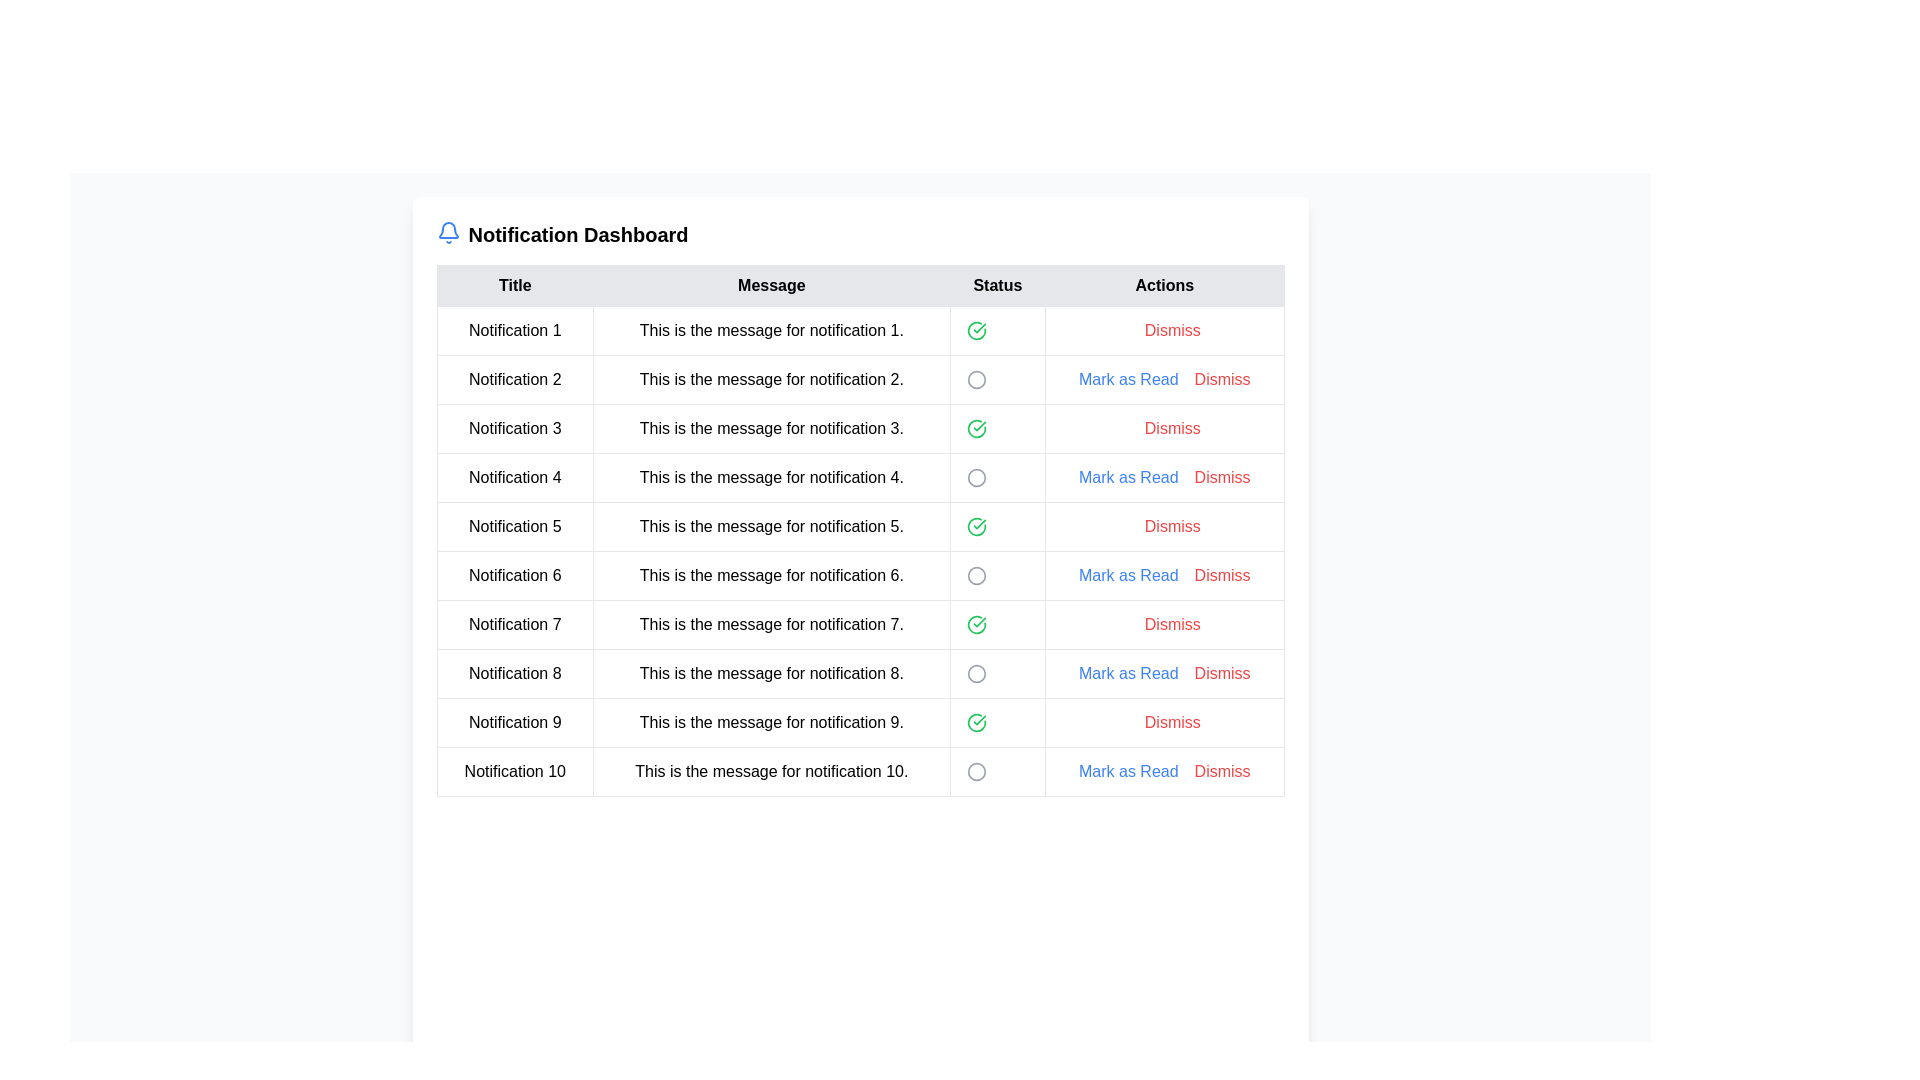  I want to click on the status indication of the Status indicator with a green circle checkmark located in the 'Status' column of the 'Notification 9' row, so click(997, 722).